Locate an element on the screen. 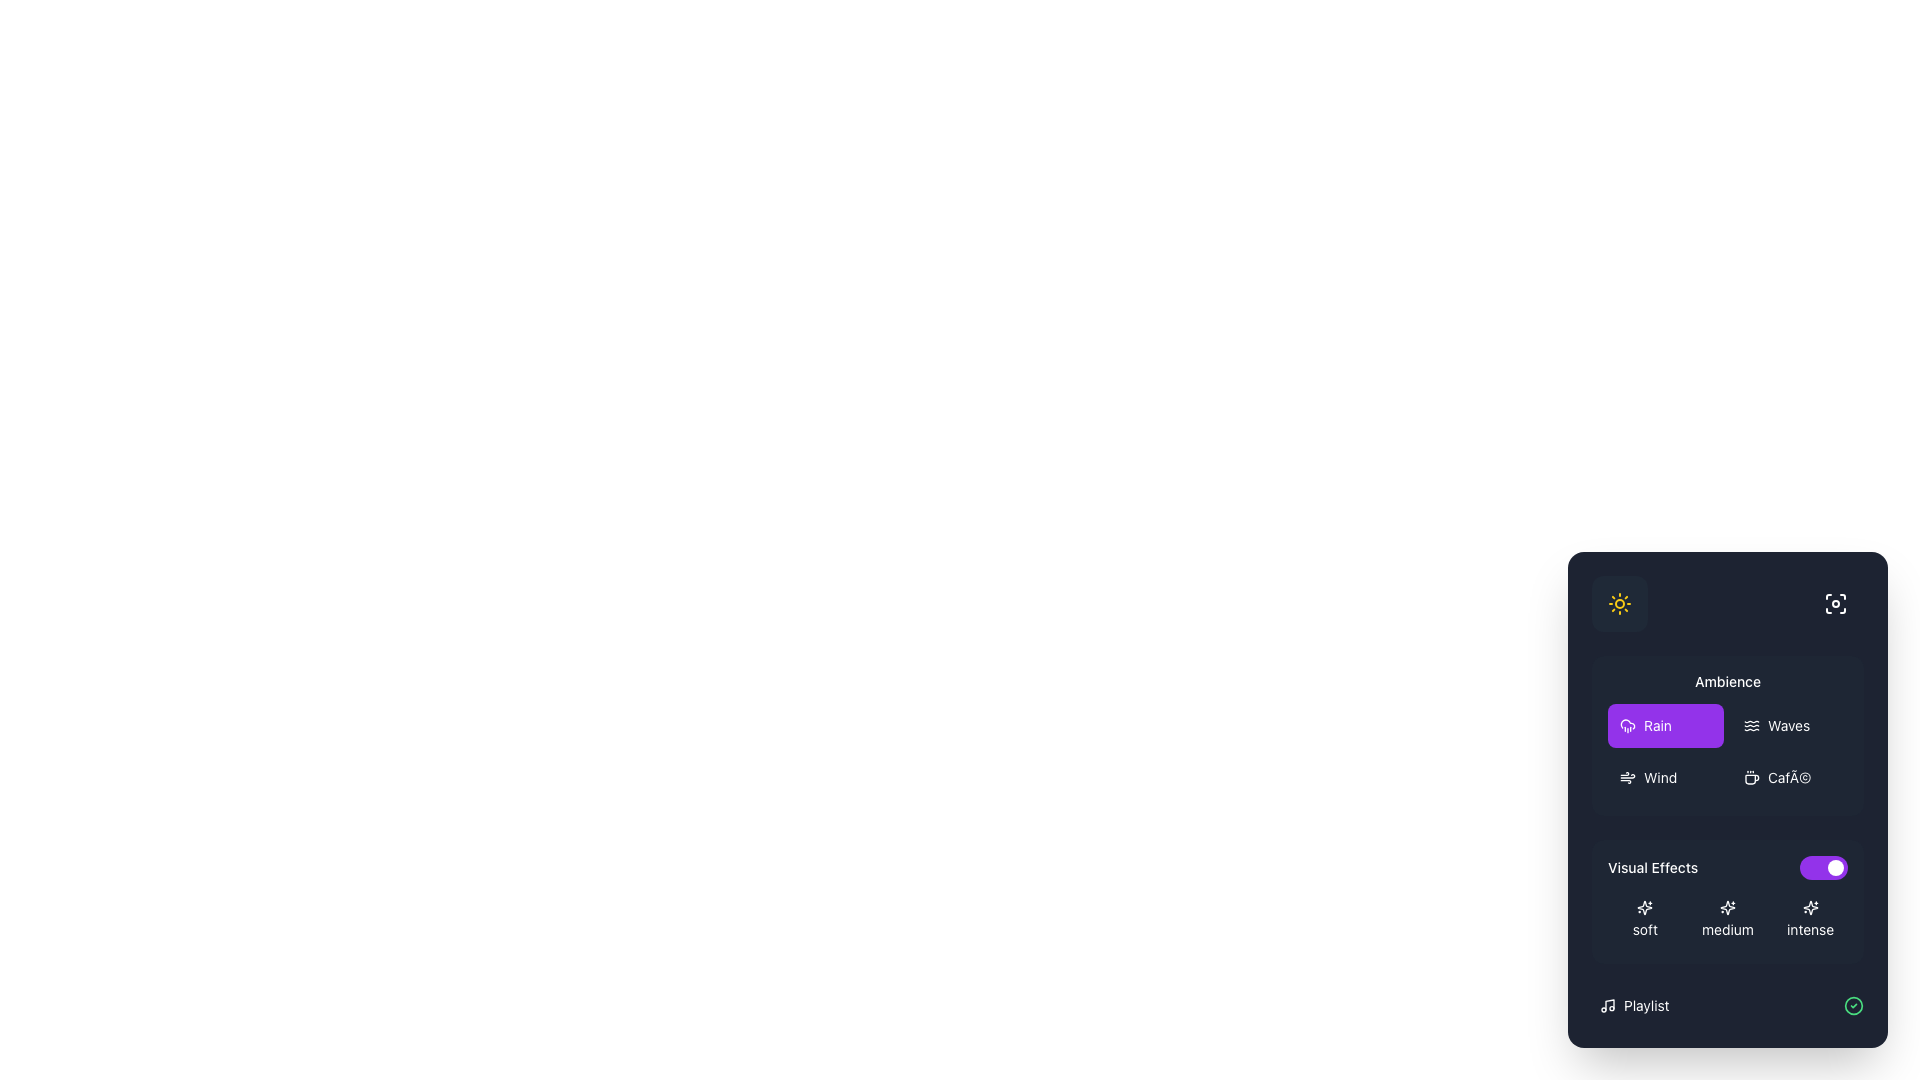 This screenshot has height=1080, width=1920. the square button with a round border and a central focus or crosshair icon located is located at coordinates (1836, 603).